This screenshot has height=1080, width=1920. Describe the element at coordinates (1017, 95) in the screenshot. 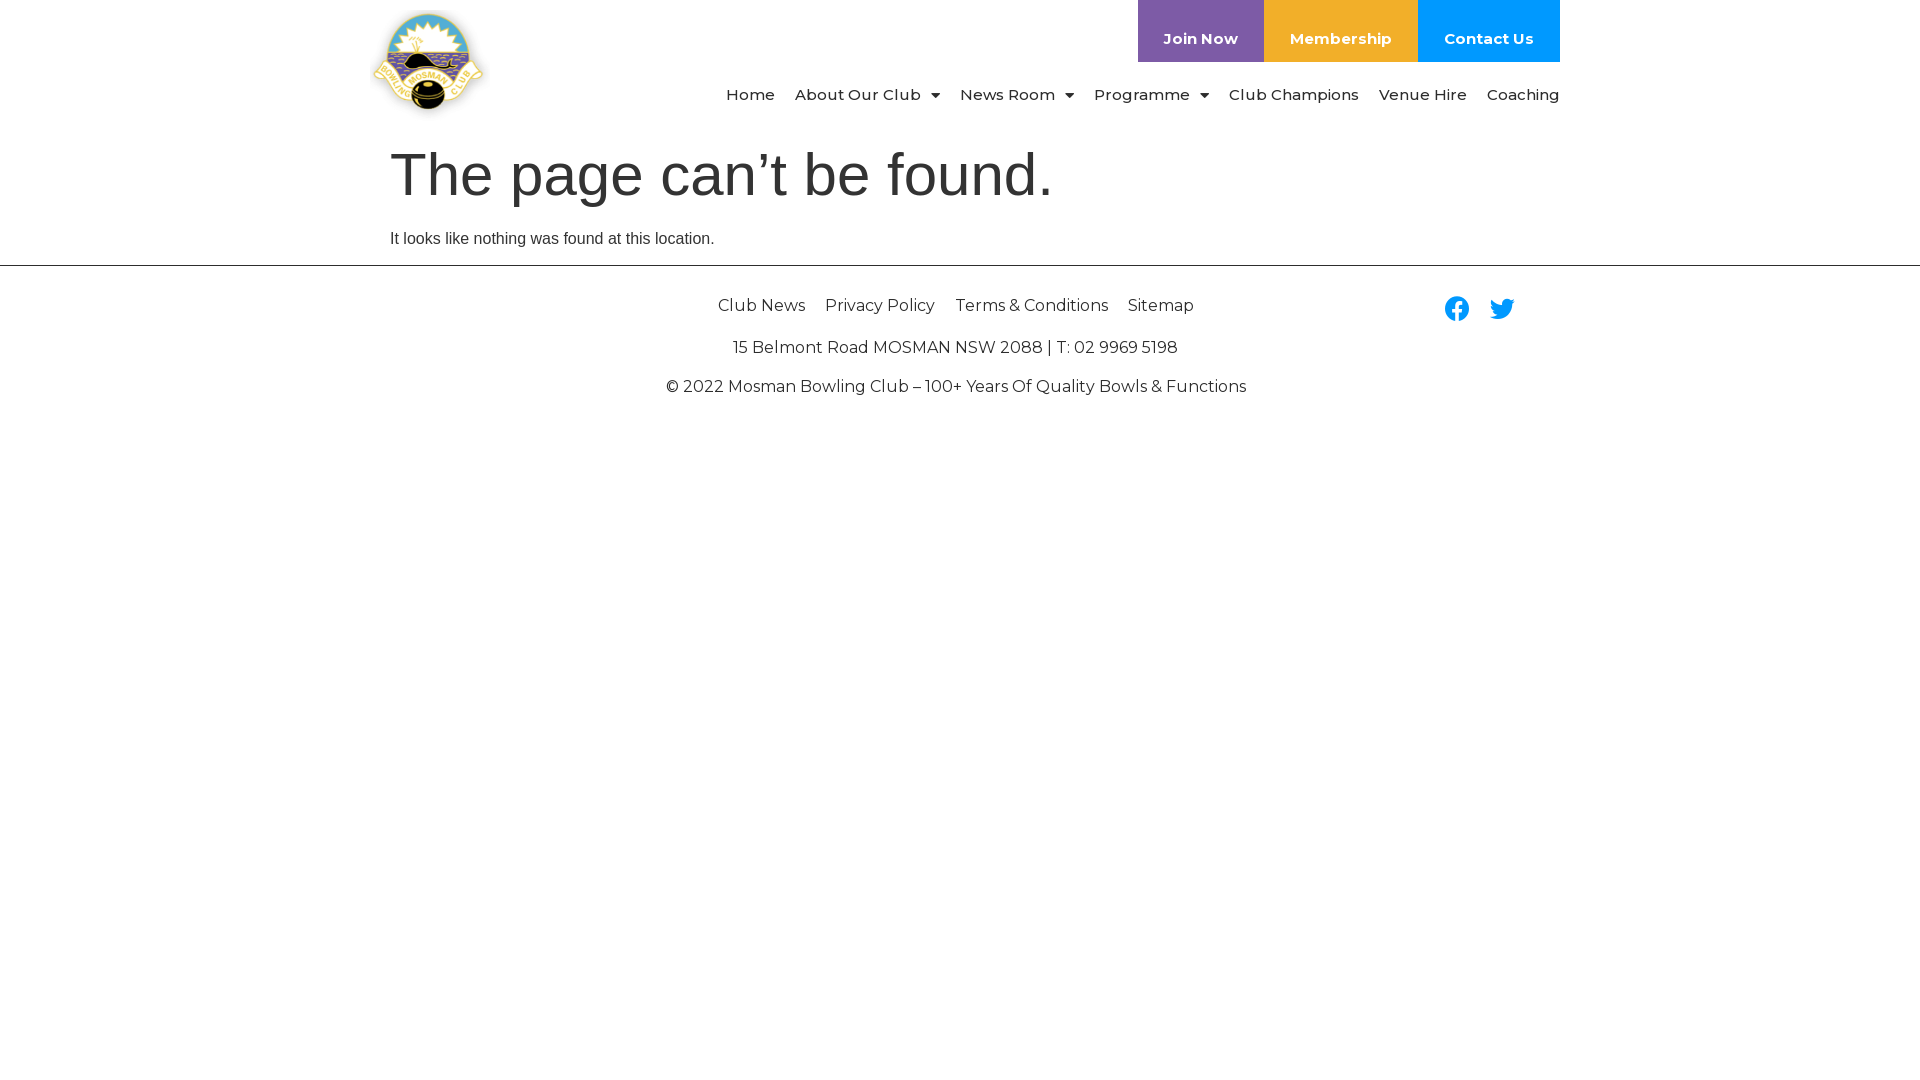

I see `'News Room'` at that location.